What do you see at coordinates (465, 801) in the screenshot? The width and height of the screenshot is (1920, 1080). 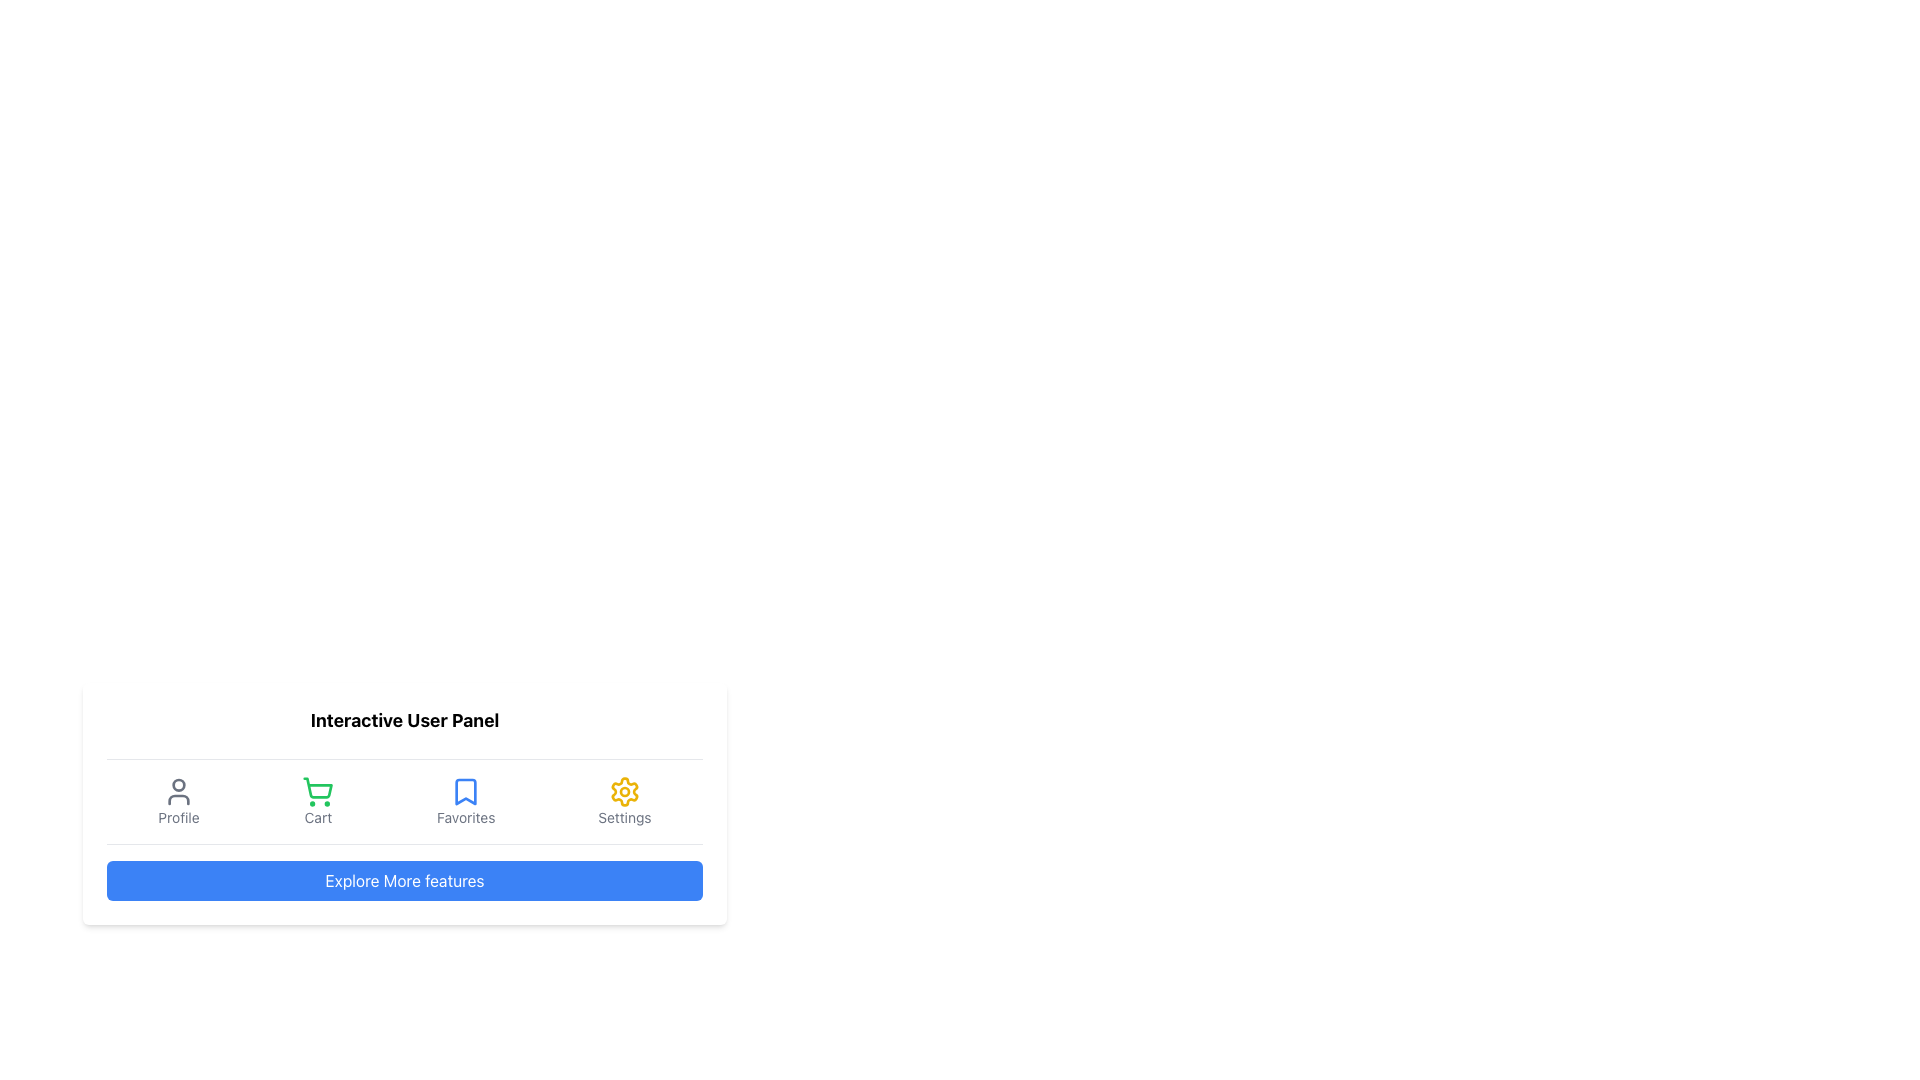 I see `the 'Favorites' button, which is the third interactive component from the left in a horizontal row of four options, positioned between 'Cart' and 'Settings', to trigger the hover effect` at bounding box center [465, 801].